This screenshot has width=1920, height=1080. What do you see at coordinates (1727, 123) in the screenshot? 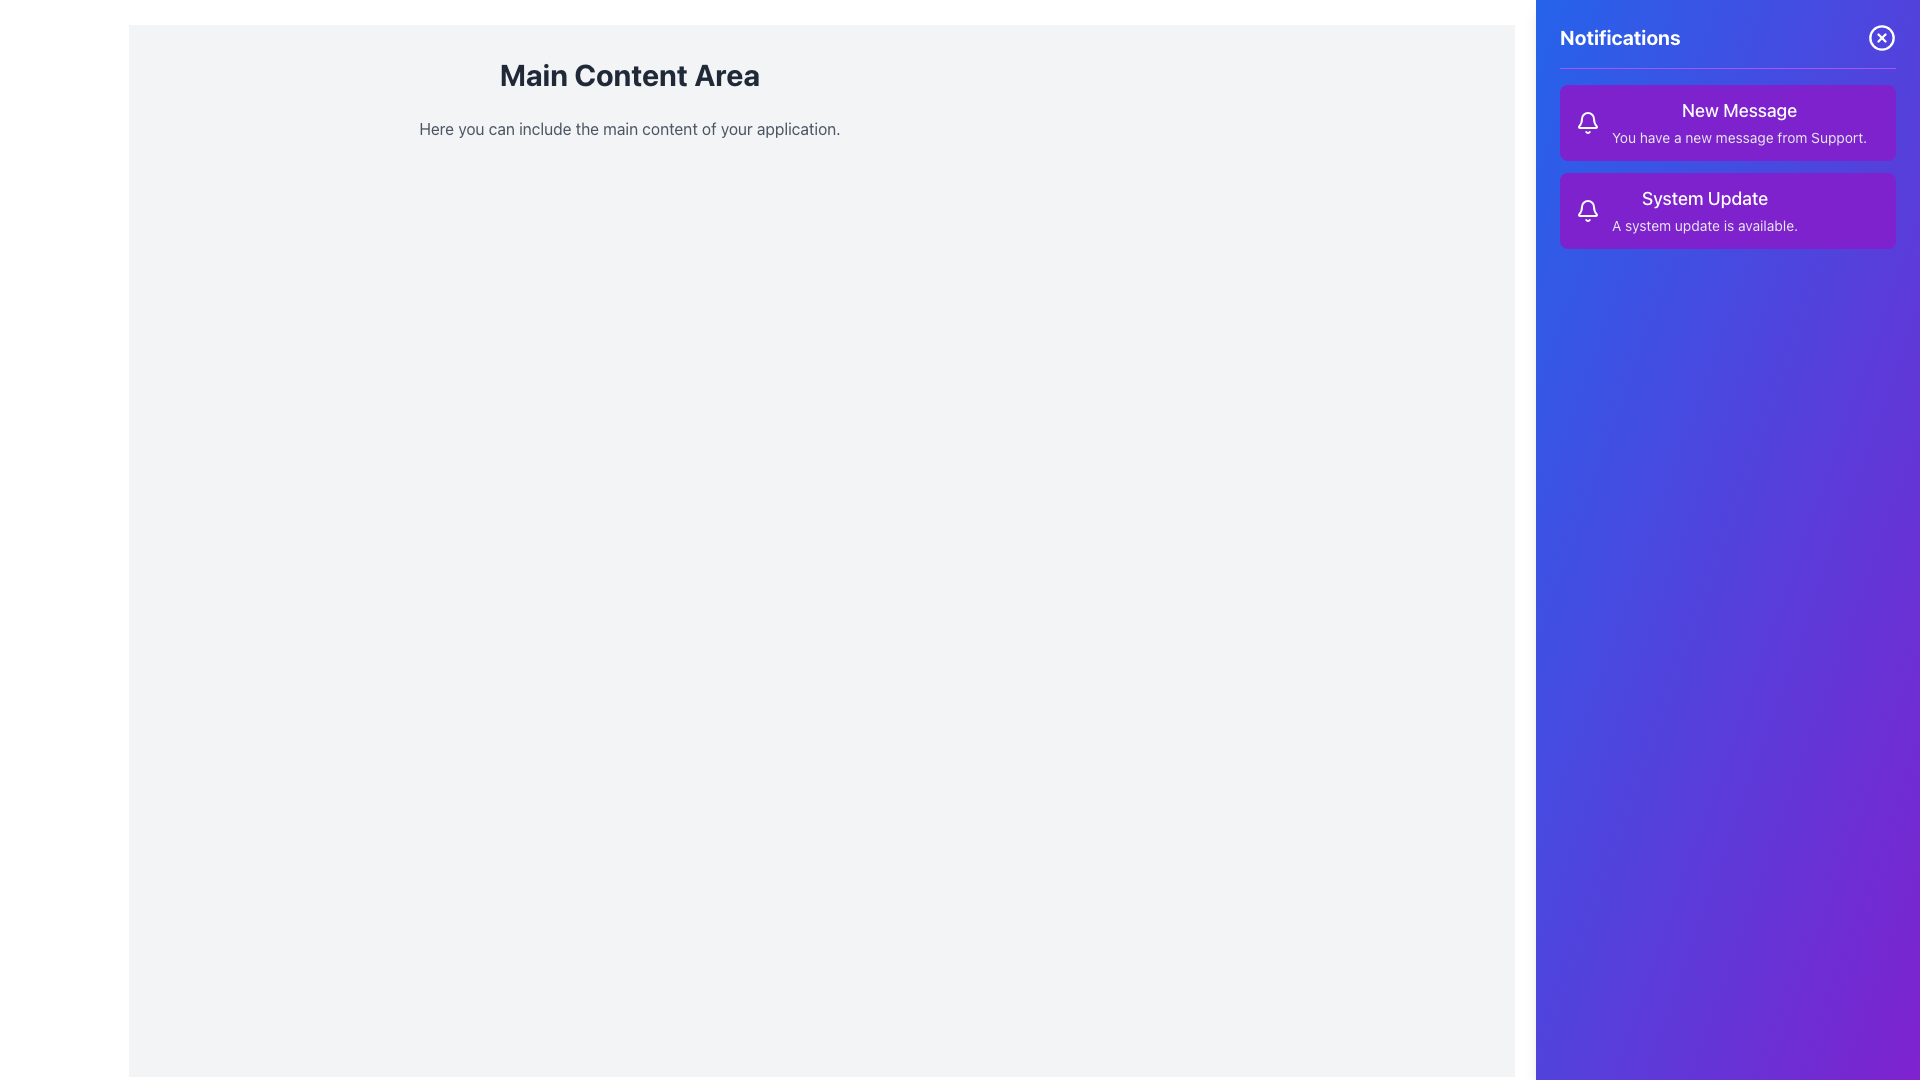
I see `message details from the Notification card that indicates a new message from Support, located at the top of the notifications section` at bounding box center [1727, 123].